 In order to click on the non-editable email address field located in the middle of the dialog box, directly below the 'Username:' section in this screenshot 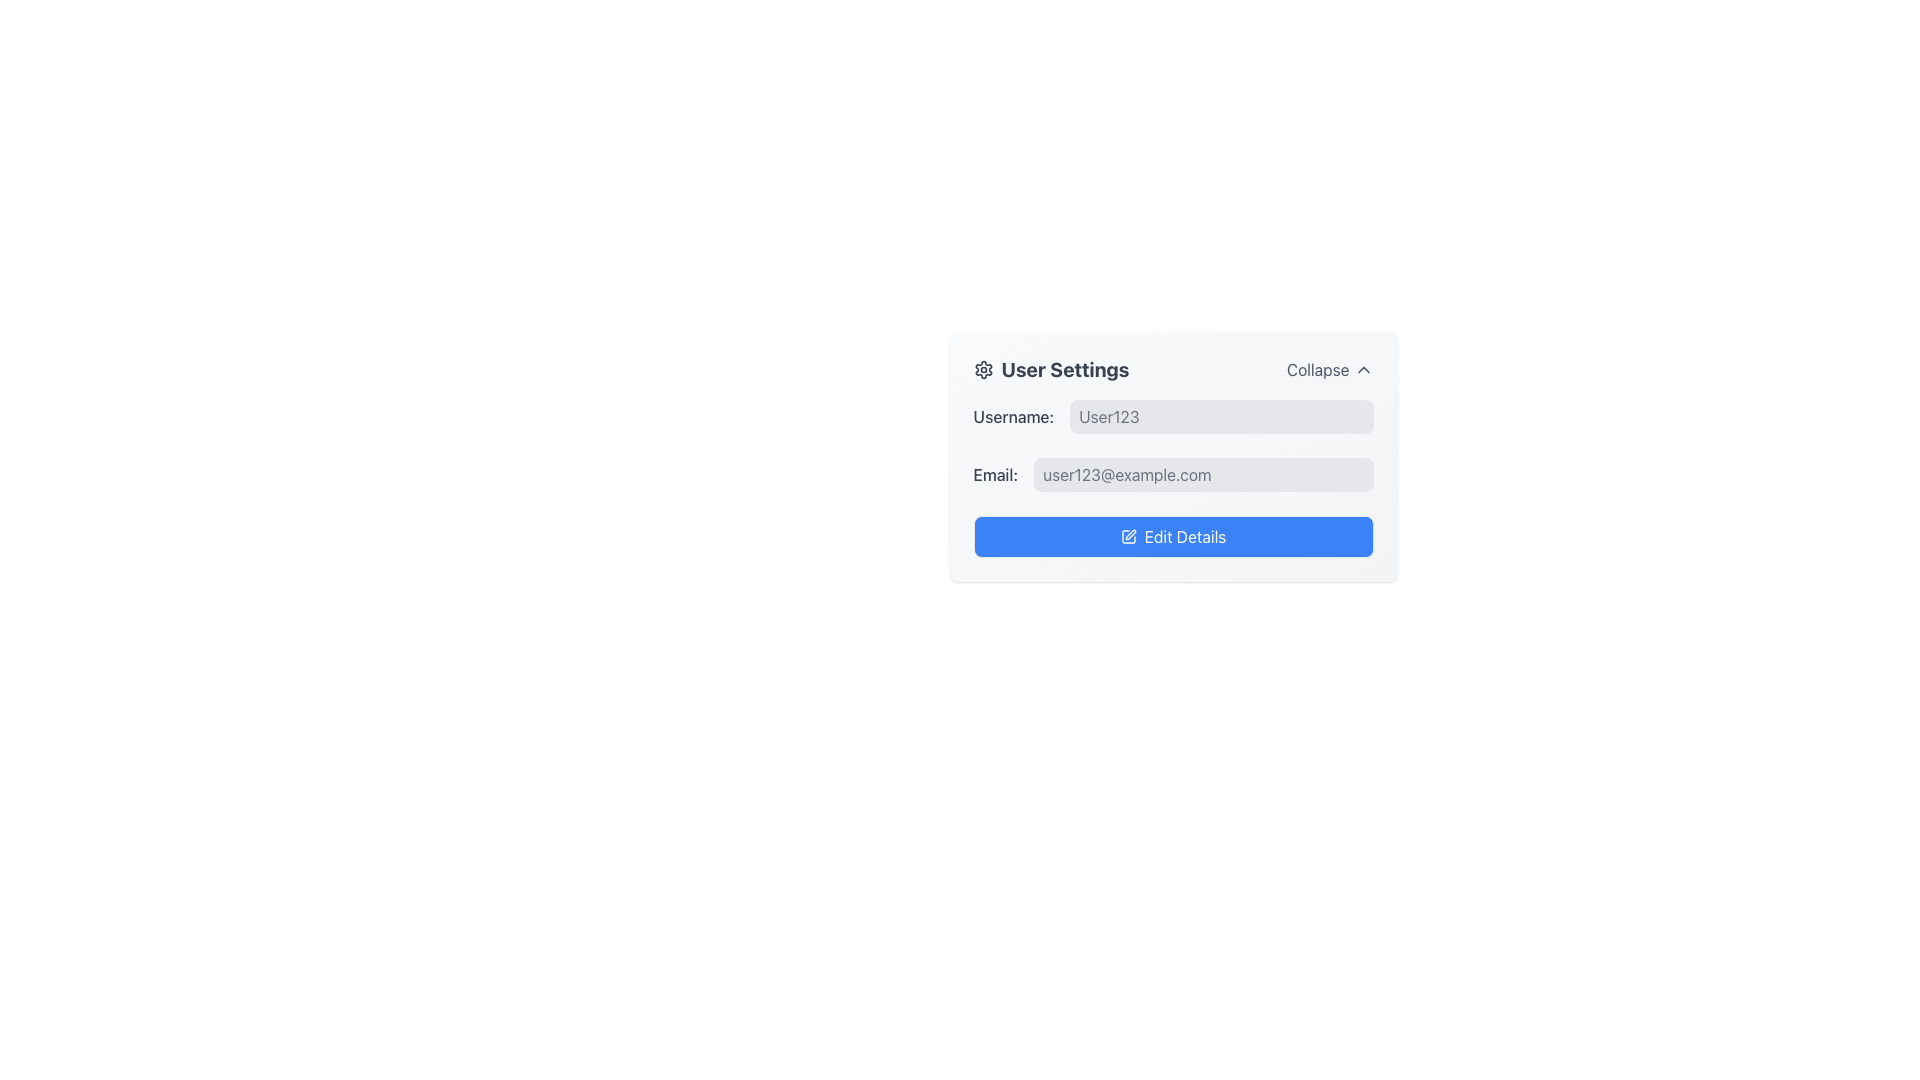, I will do `click(1173, 474)`.